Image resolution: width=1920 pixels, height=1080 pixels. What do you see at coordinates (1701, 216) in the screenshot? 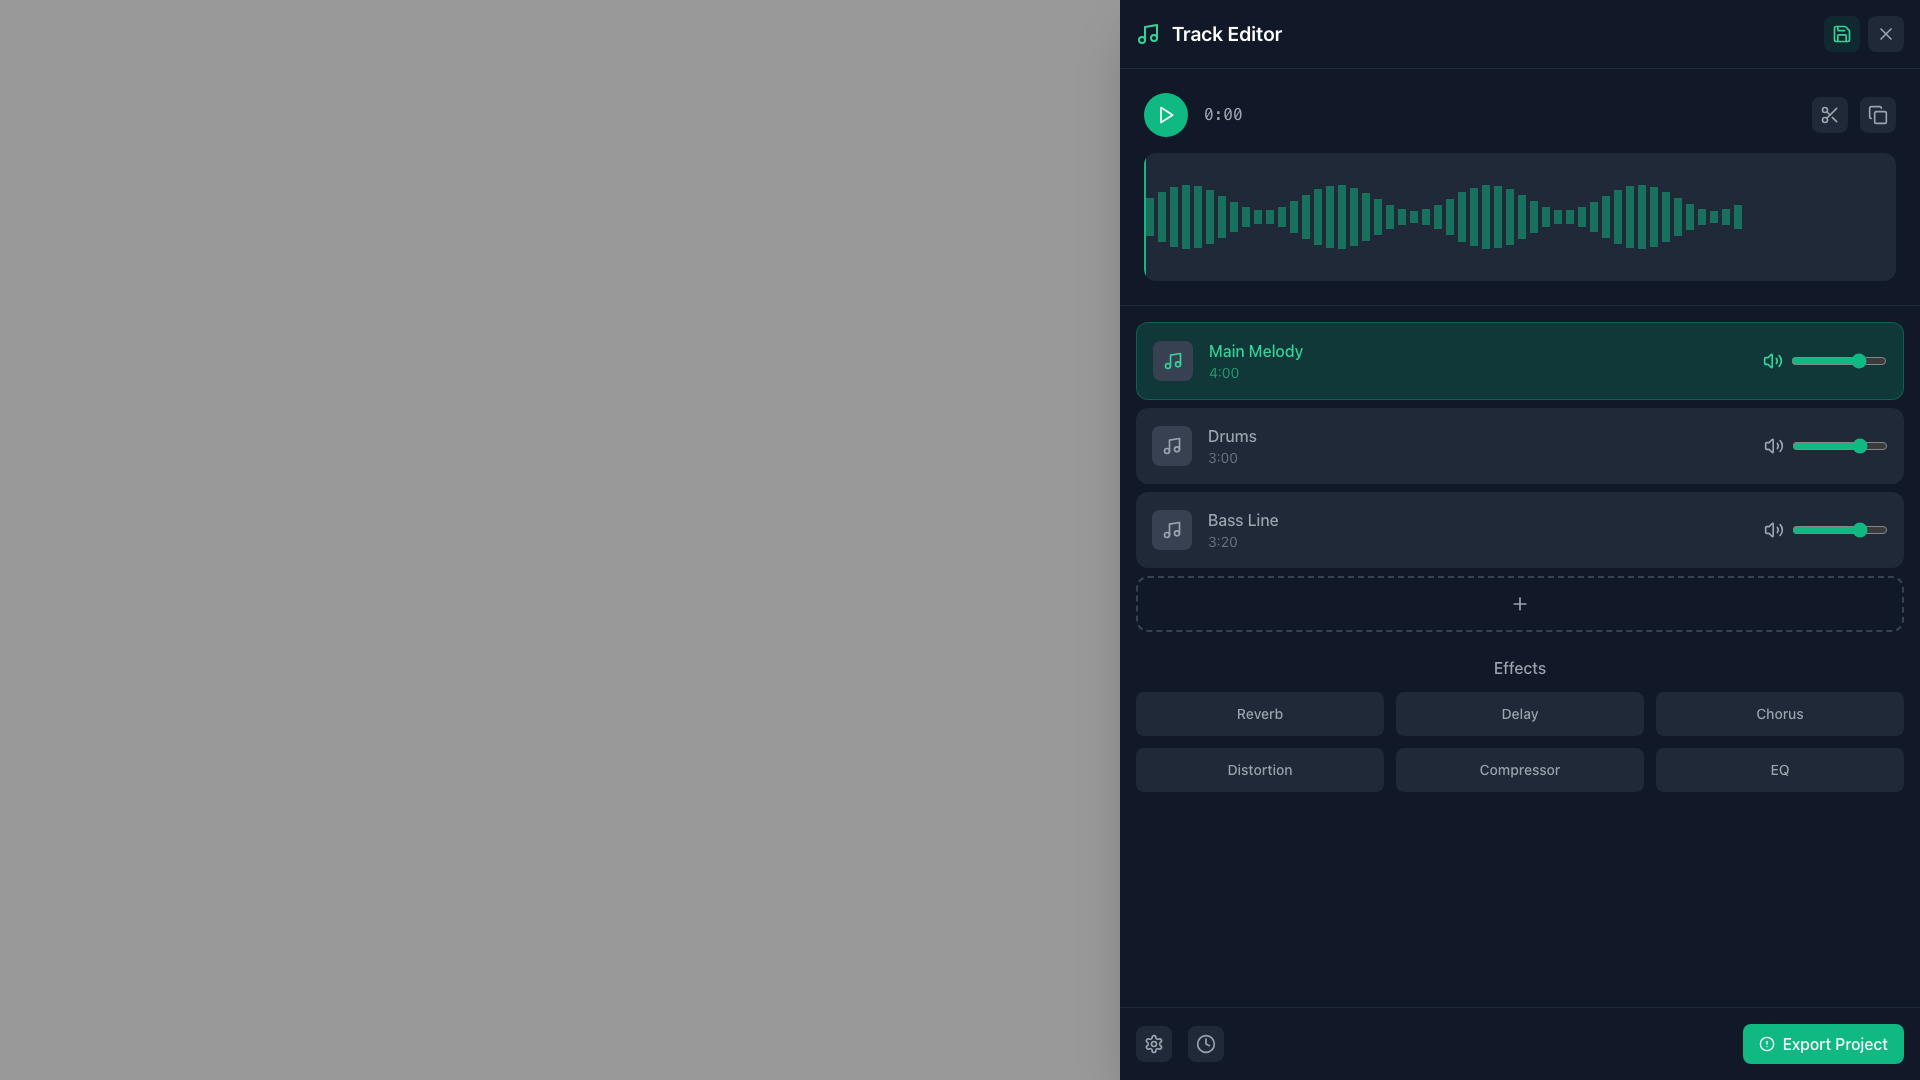
I see `the 52nd vertical bar in the waveform-like display, which visually represents amplitude or intensity levels` at bounding box center [1701, 216].